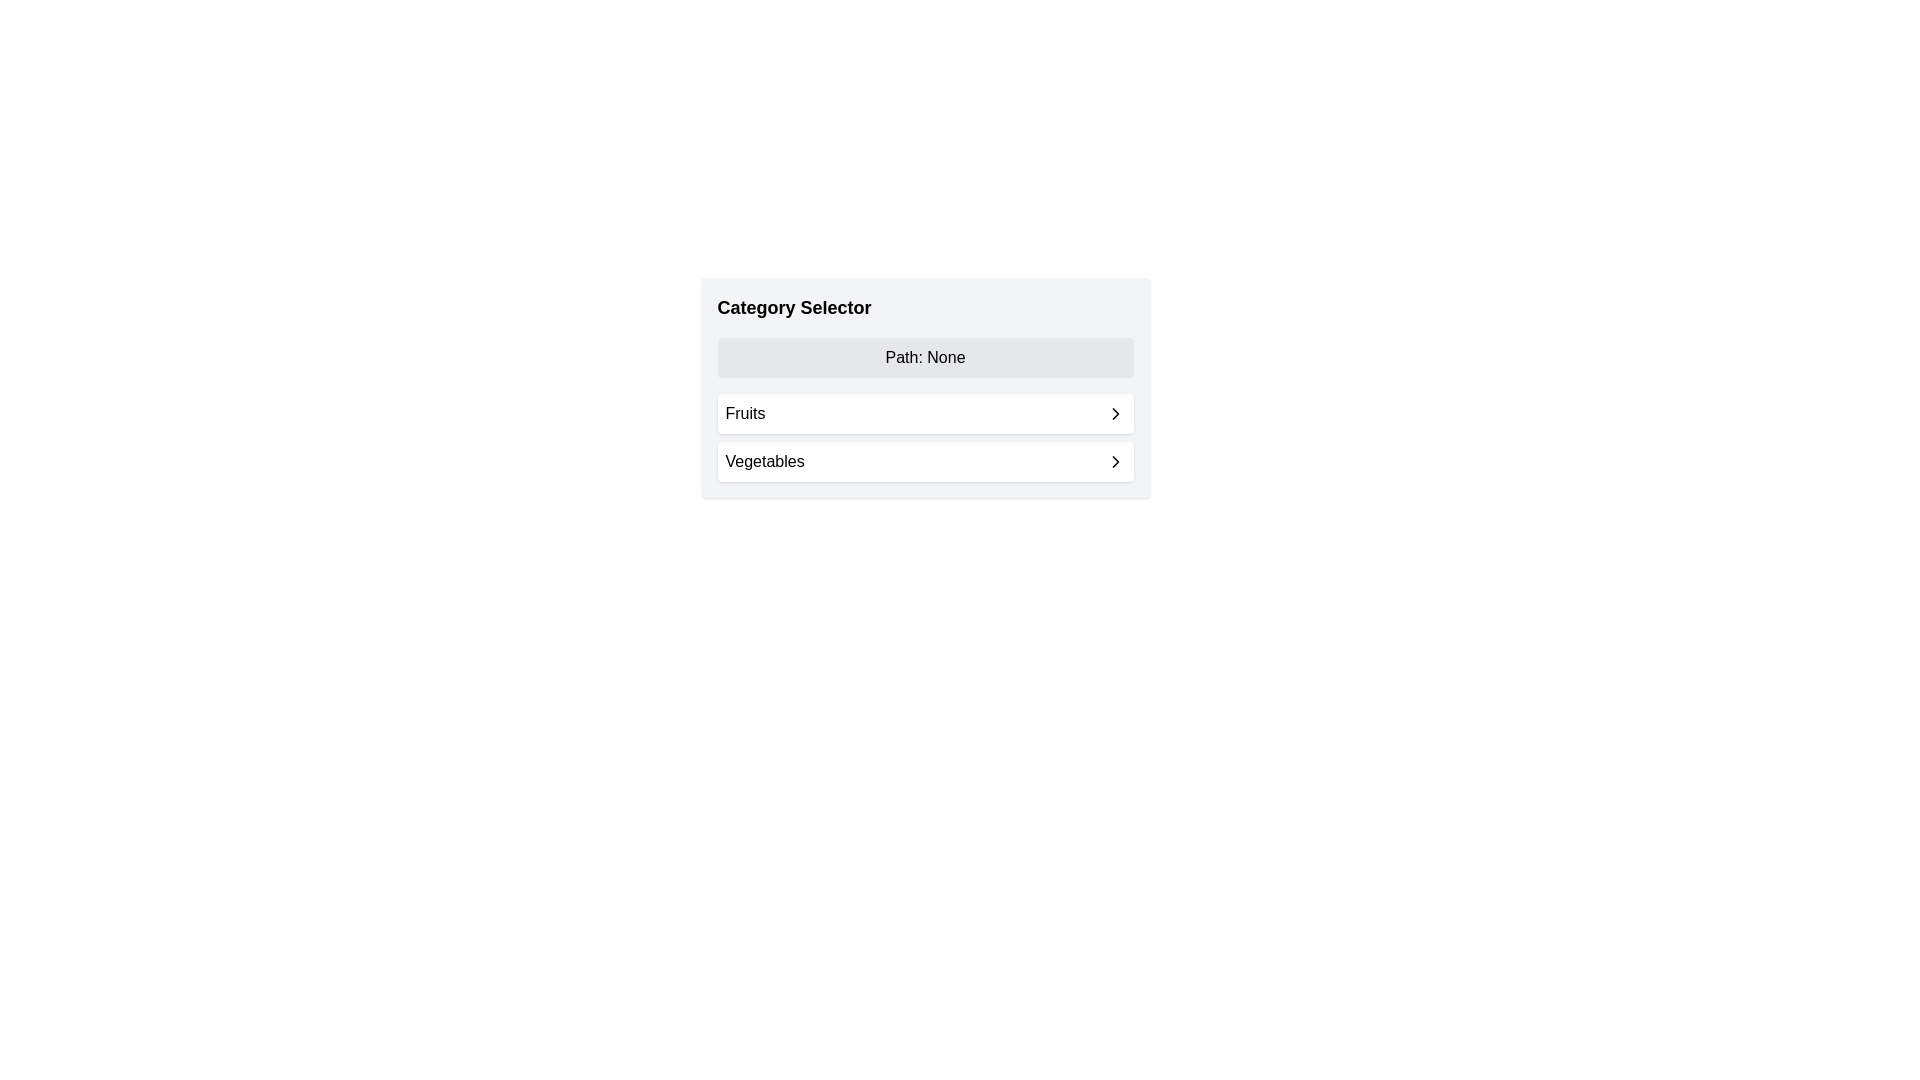  I want to click on the 'Vegetables' category label located in the lower selection block of the category selector interface, positioned below the 'Fruits' selection item and aligned to the left margin, so click(764, 462).